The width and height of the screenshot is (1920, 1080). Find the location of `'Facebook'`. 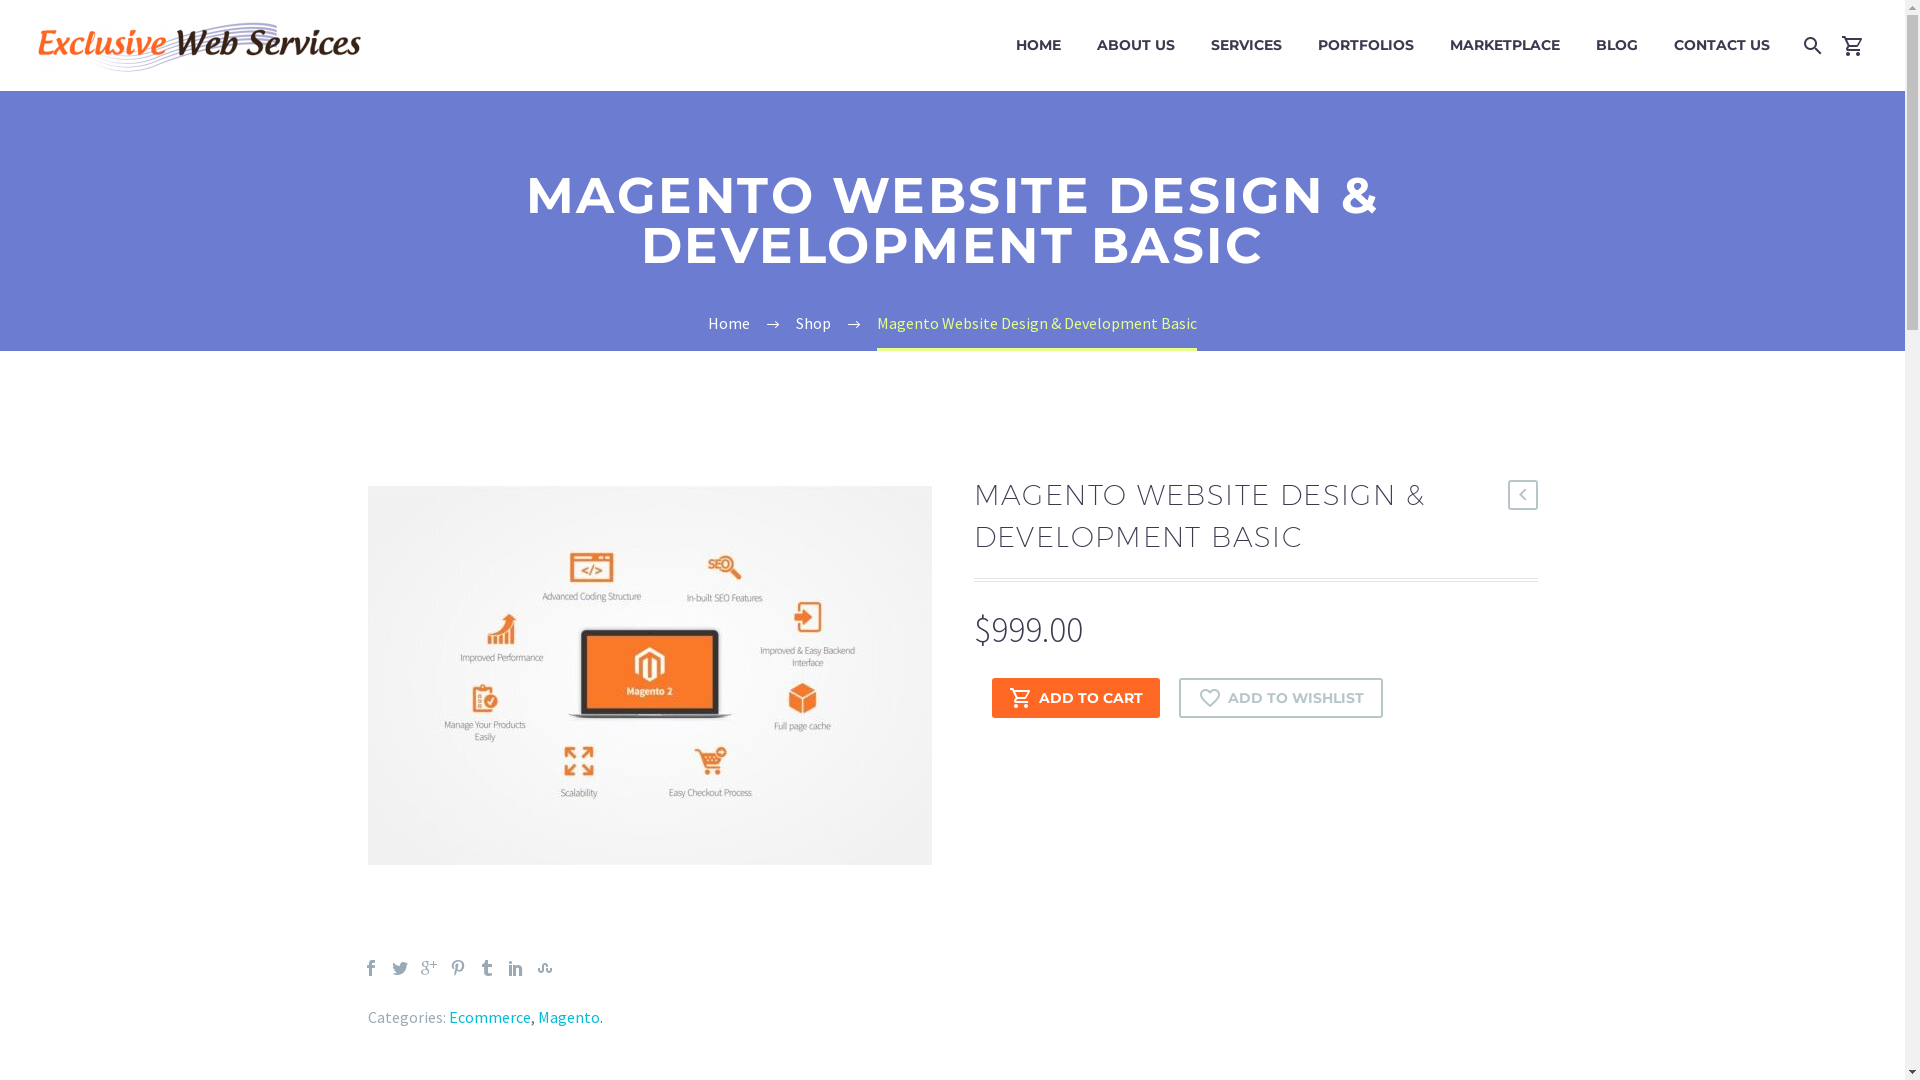

'Facebook' is located at coordinates (361, 967).